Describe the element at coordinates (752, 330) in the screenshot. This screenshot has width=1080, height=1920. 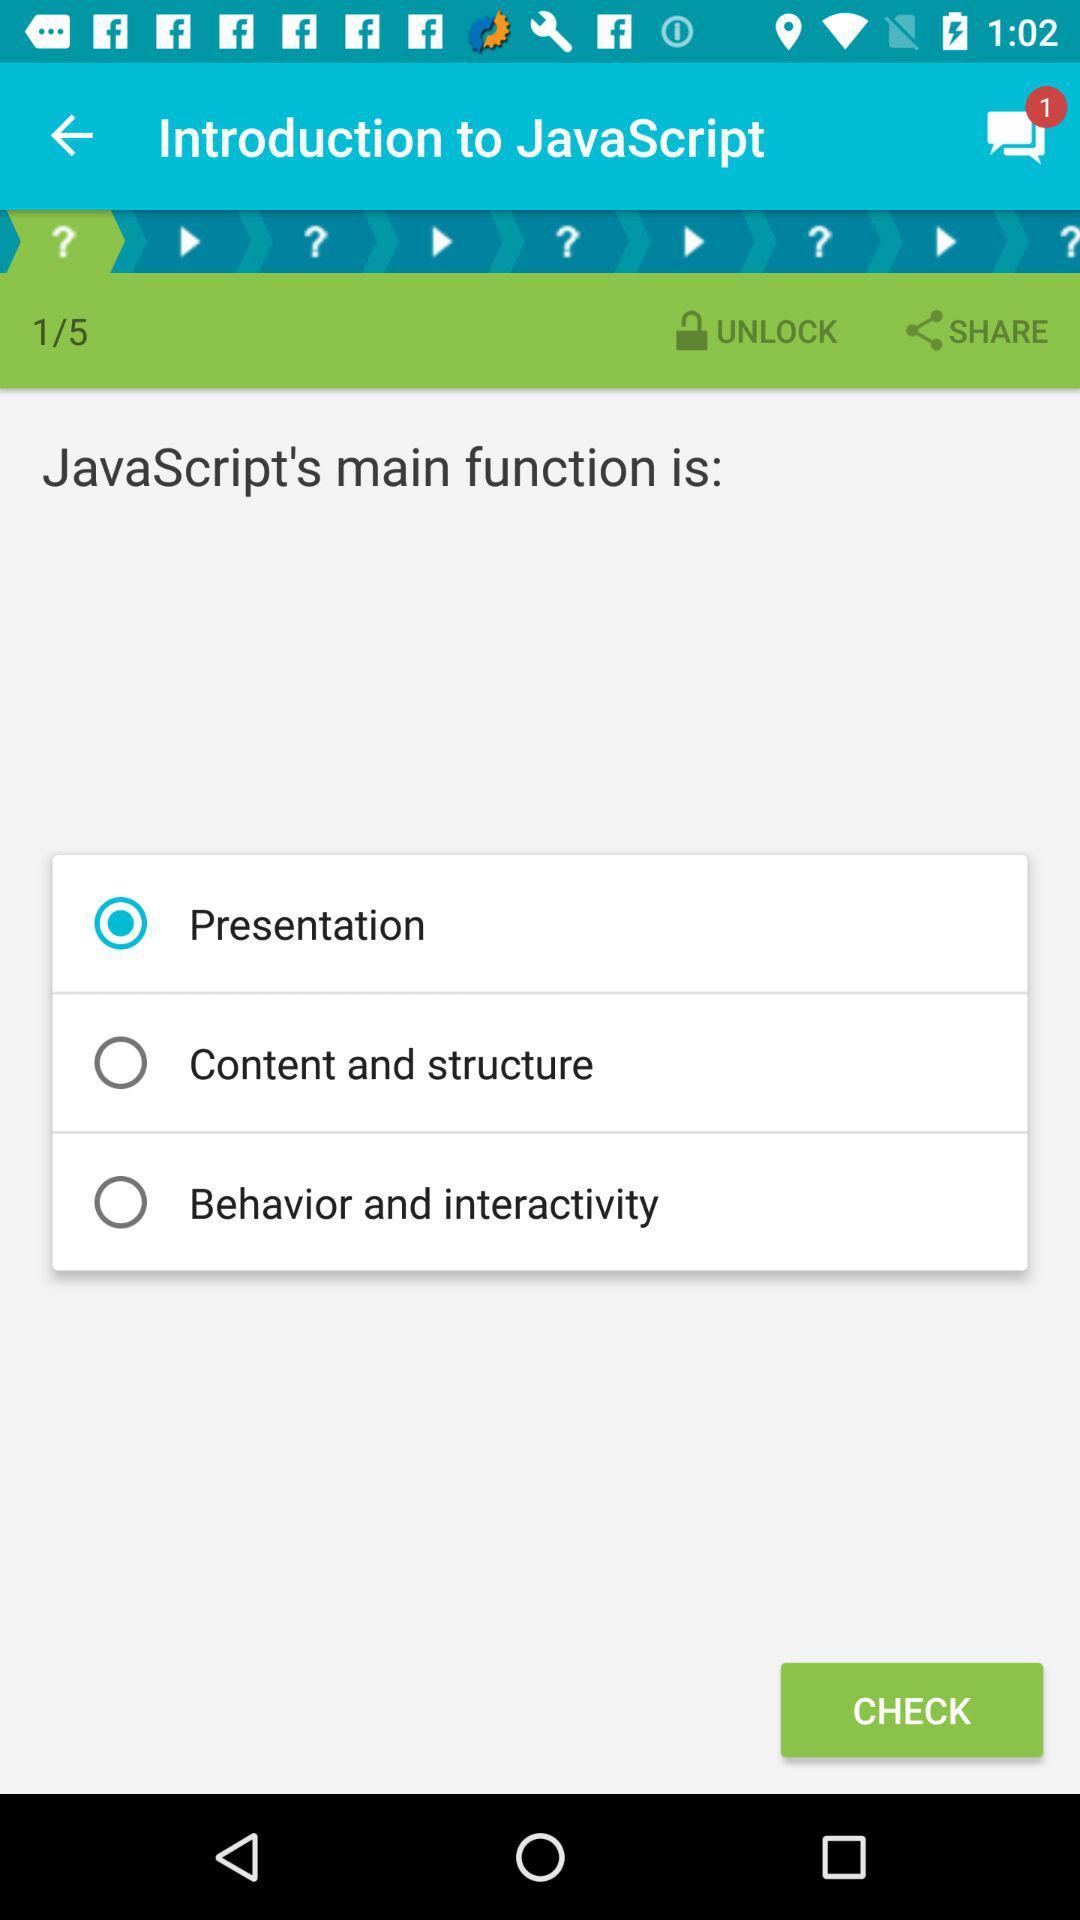
I see `the unlock icon` at that location.